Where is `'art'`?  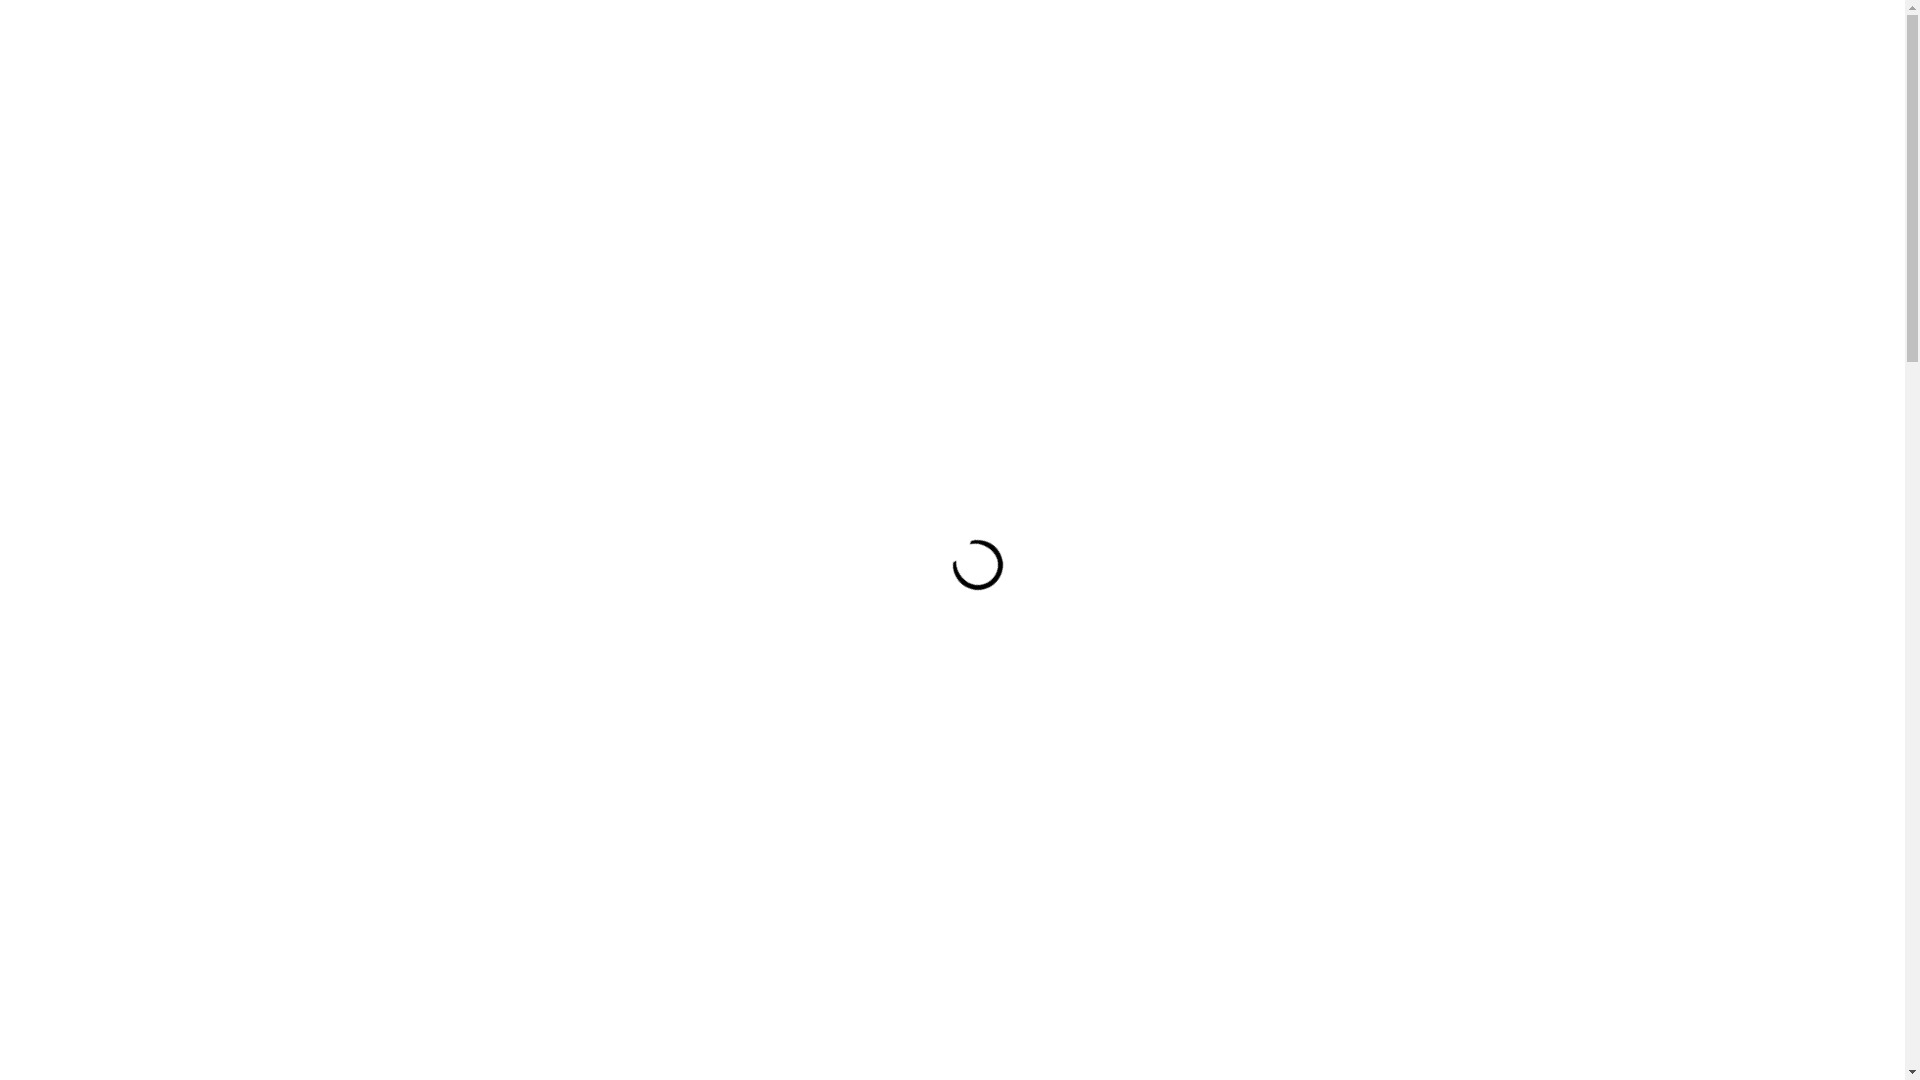 'art' is located at coordinates (944, 145).